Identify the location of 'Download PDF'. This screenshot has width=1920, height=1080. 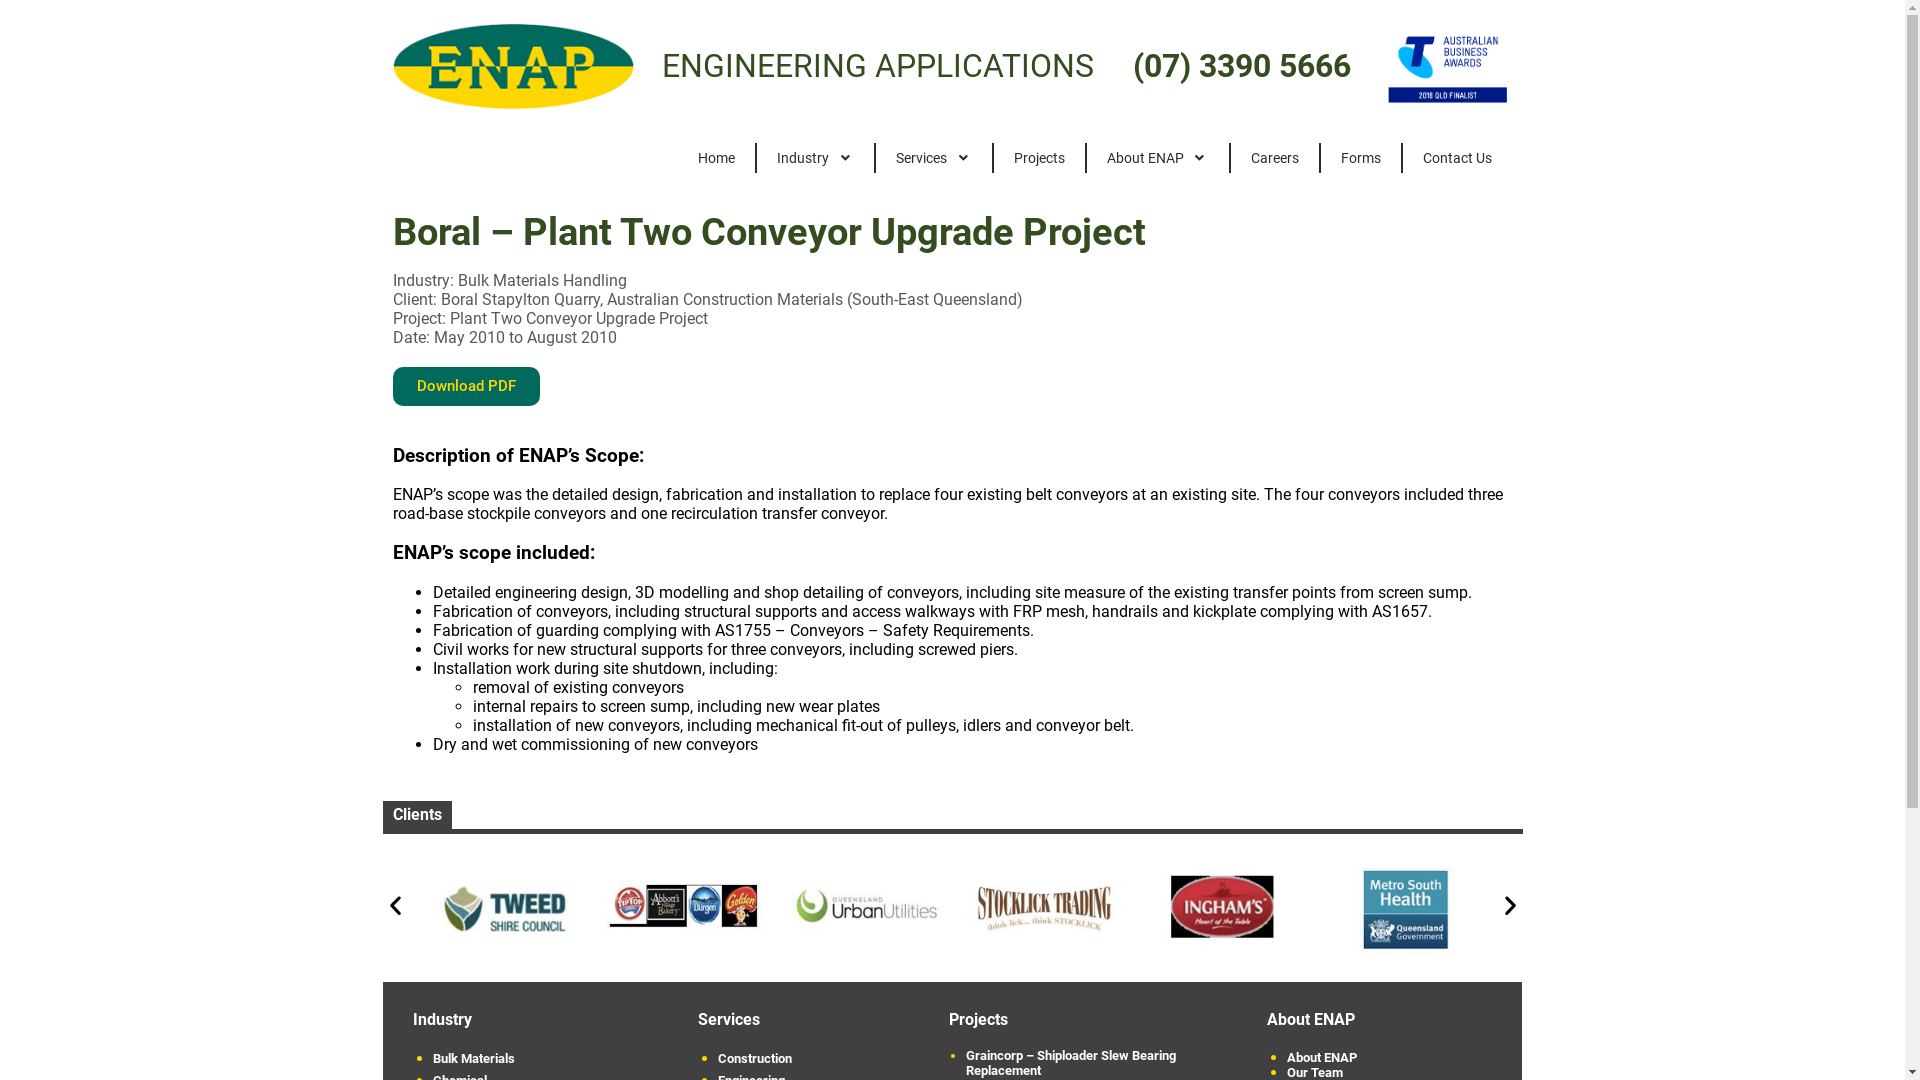
(392, 386).